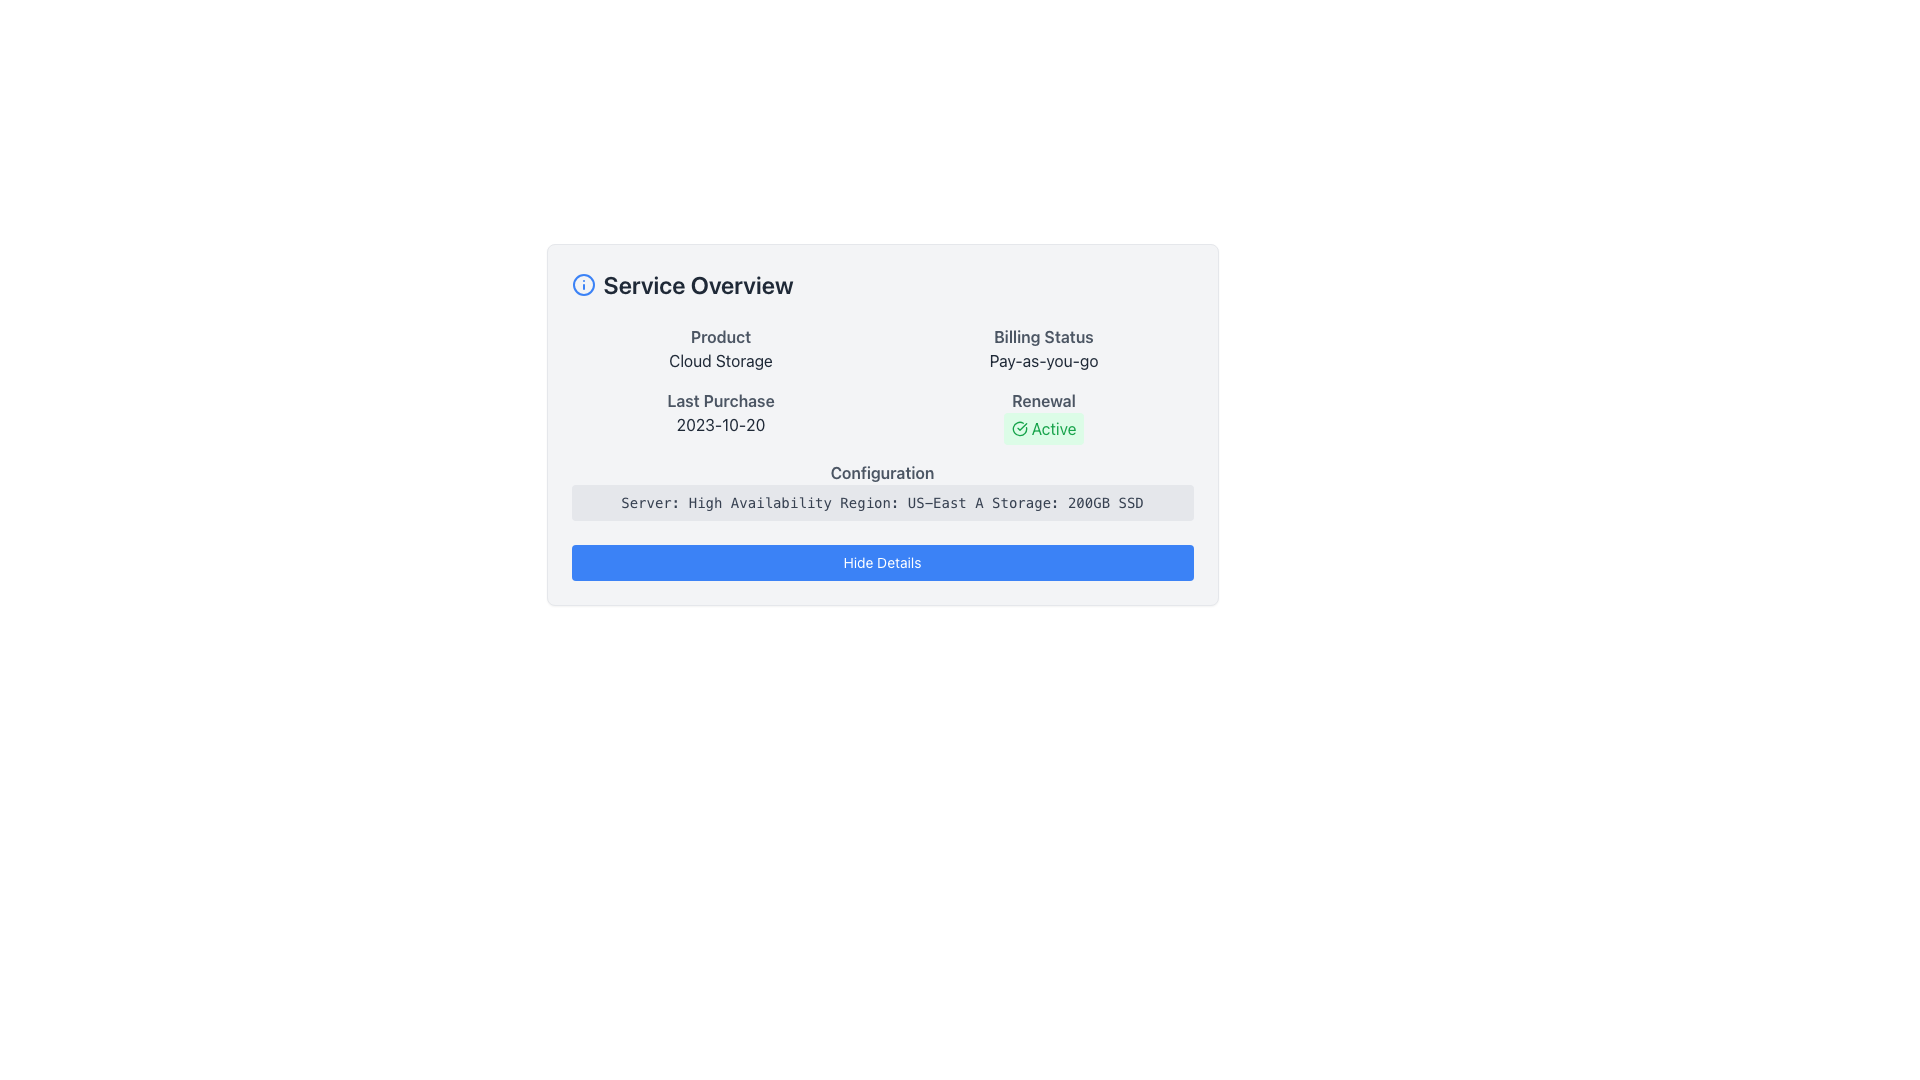 The image size is (1920, 1080). What do you see at coordinates (720, 361) in the screenshot?
I see `the 'Cloud Storage' text label, which is styled in bold, dark gray and positioned below the 'Product' text in the service details section` at bounding box center [720, 361].